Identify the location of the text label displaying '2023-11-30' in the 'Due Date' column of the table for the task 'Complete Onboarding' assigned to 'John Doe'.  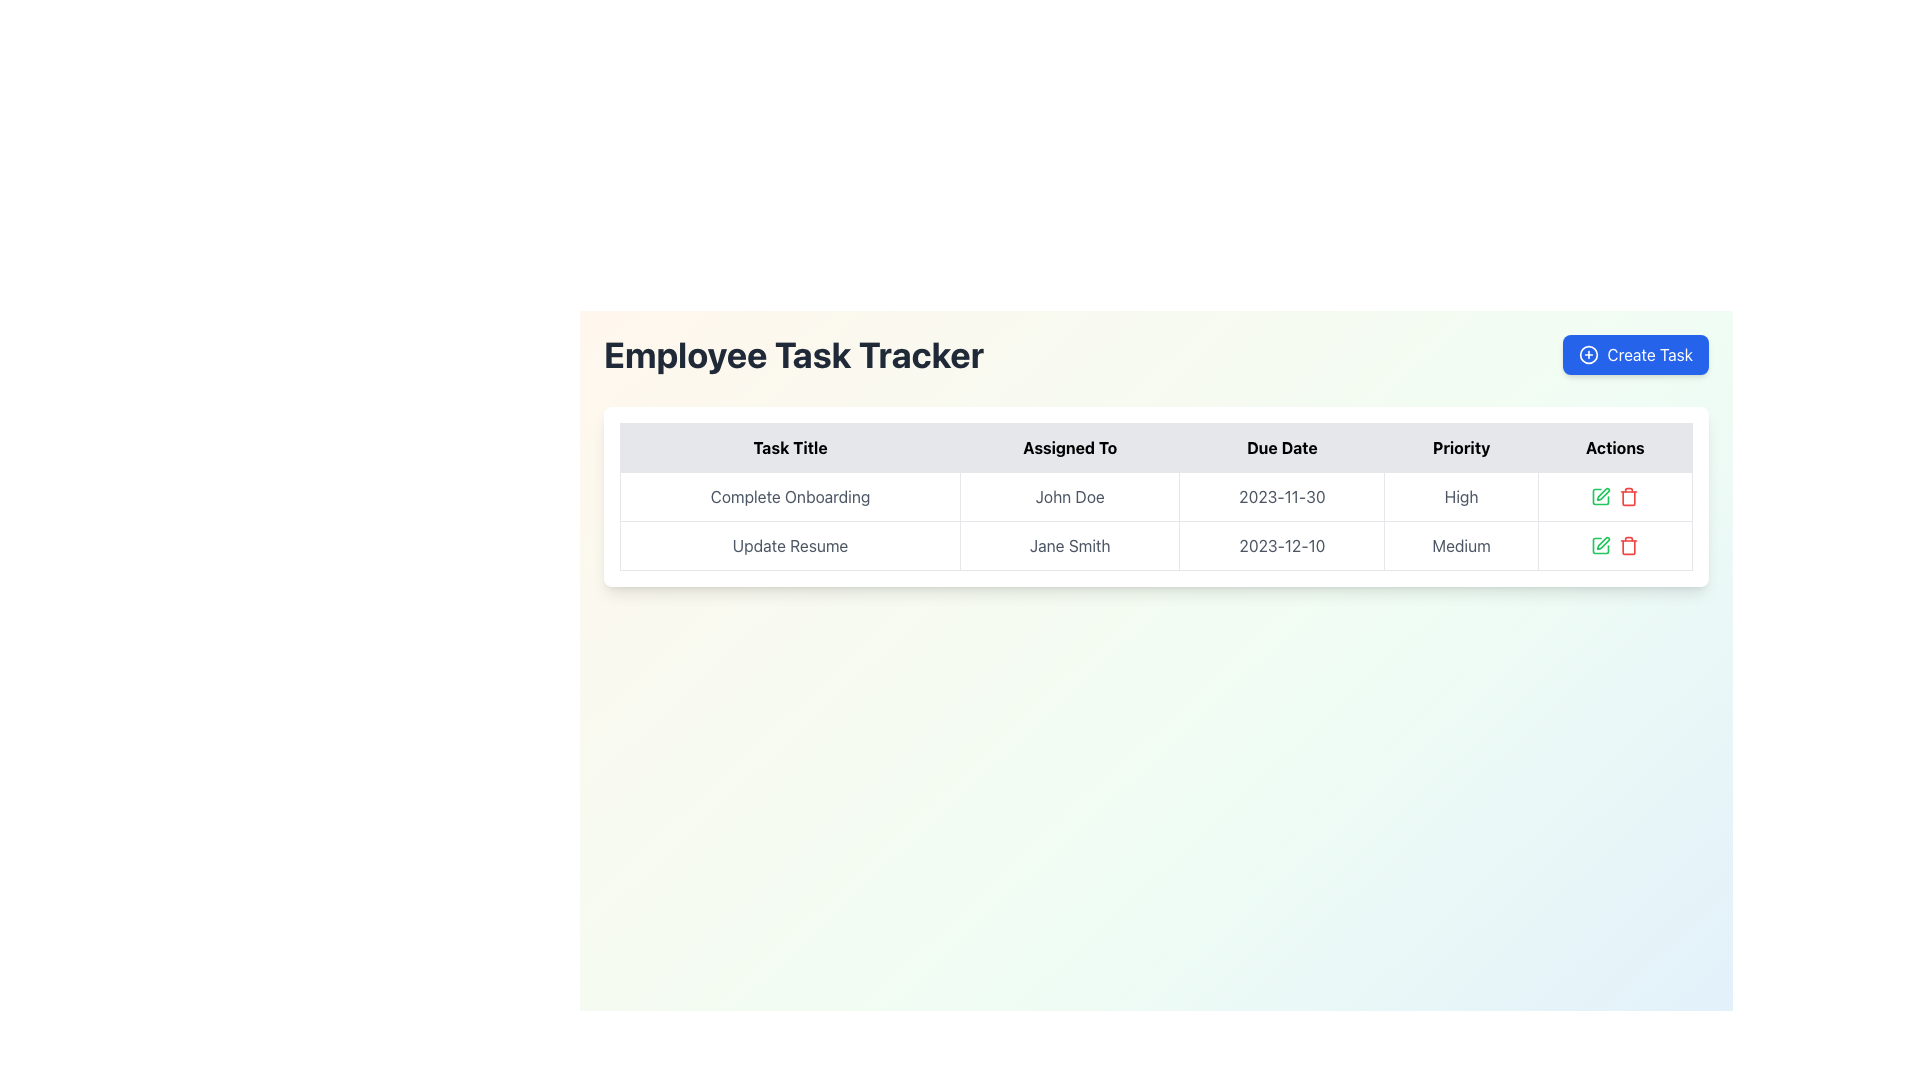
(1282, 496).